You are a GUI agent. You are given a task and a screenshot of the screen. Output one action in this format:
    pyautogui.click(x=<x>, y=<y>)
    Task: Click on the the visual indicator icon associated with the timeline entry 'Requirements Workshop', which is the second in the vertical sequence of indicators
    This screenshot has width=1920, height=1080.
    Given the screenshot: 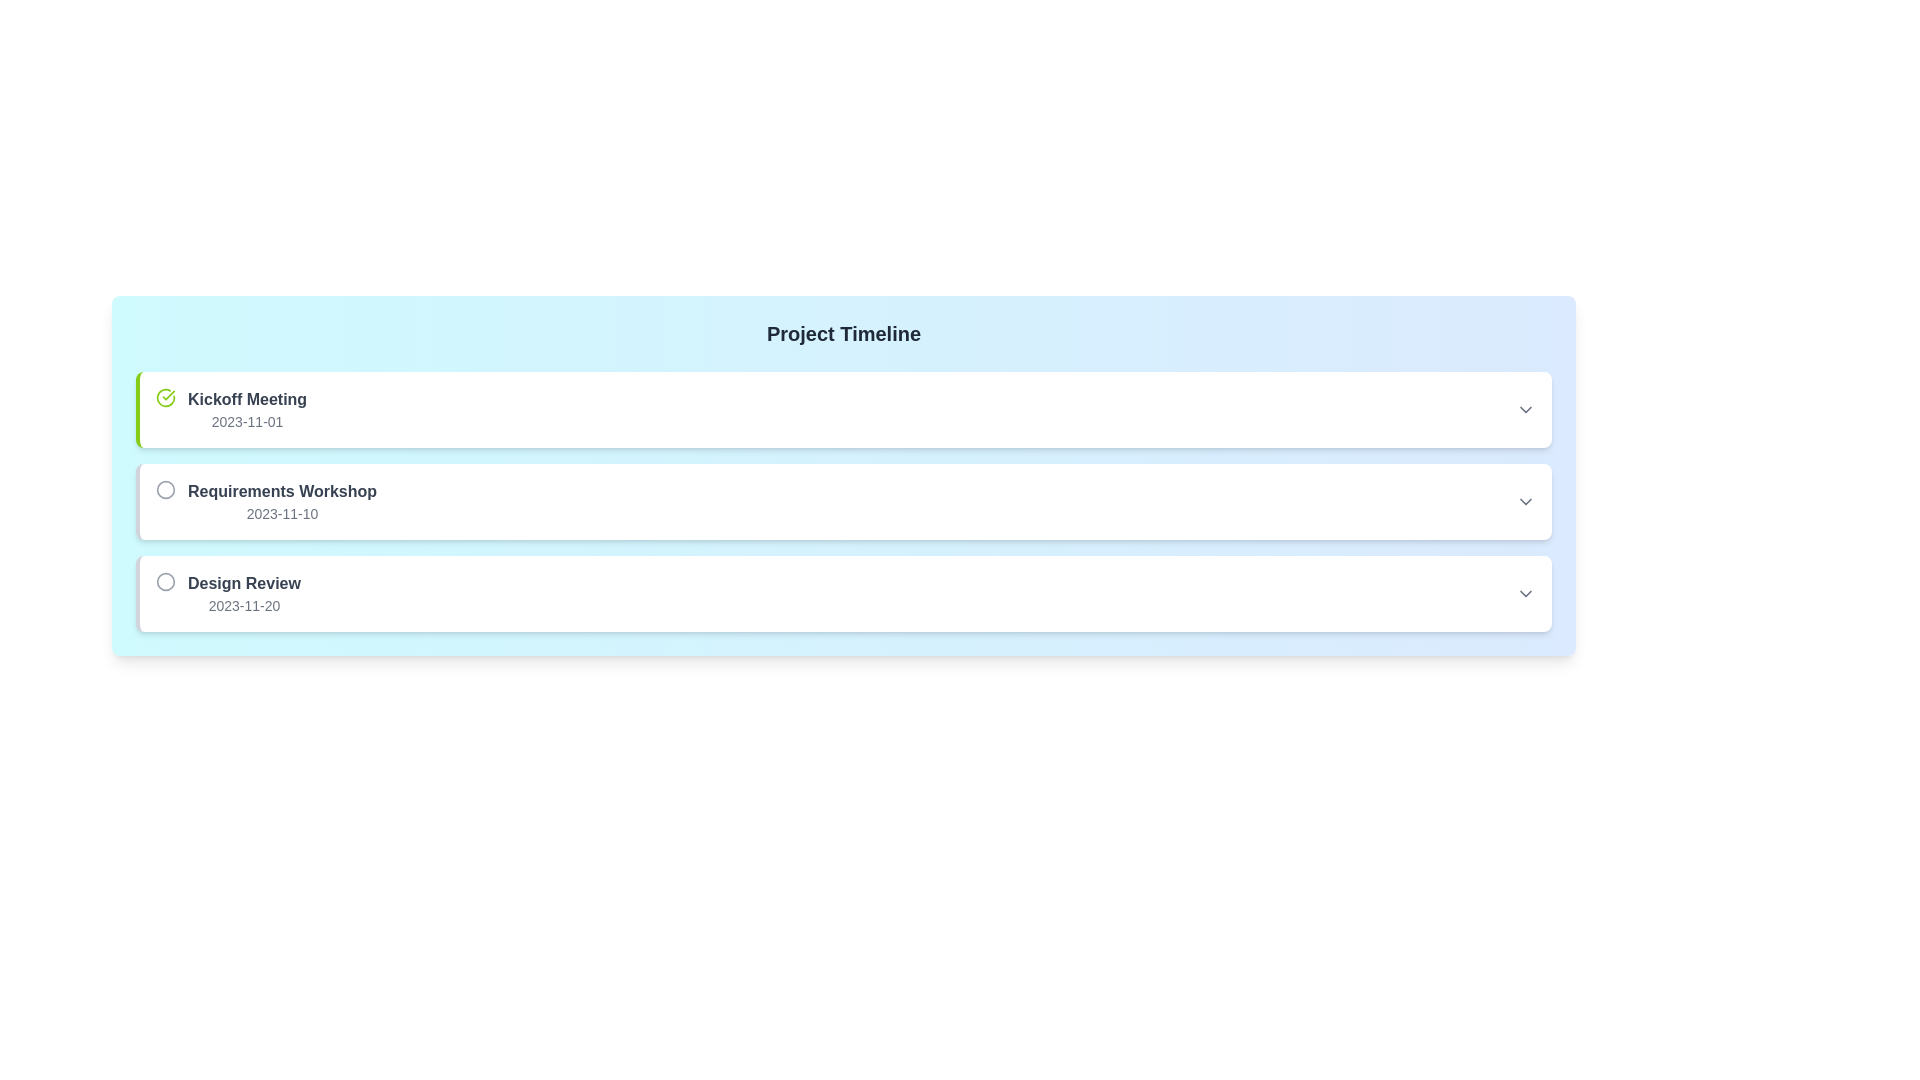 What is the action you would take?
    pyautogui.click(x=166, y=489)
    